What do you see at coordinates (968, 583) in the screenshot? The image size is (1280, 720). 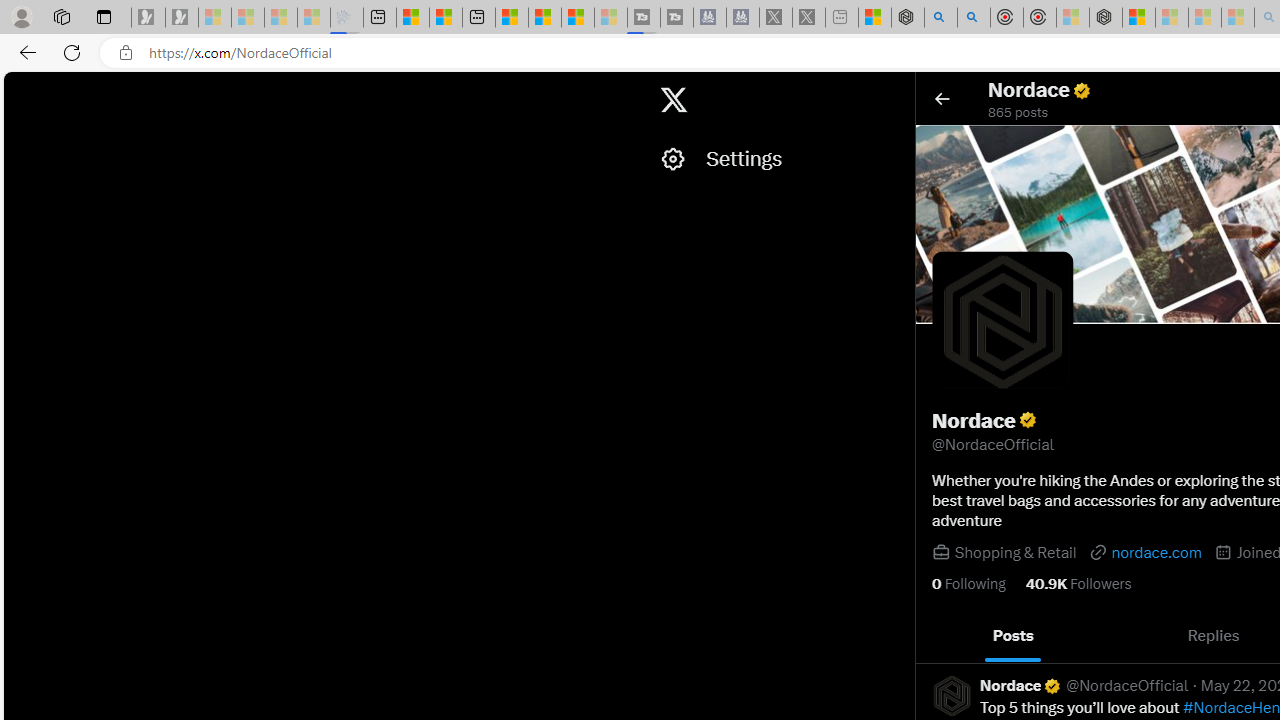 I see `'0 Following'` at bounding box center [968, 583].